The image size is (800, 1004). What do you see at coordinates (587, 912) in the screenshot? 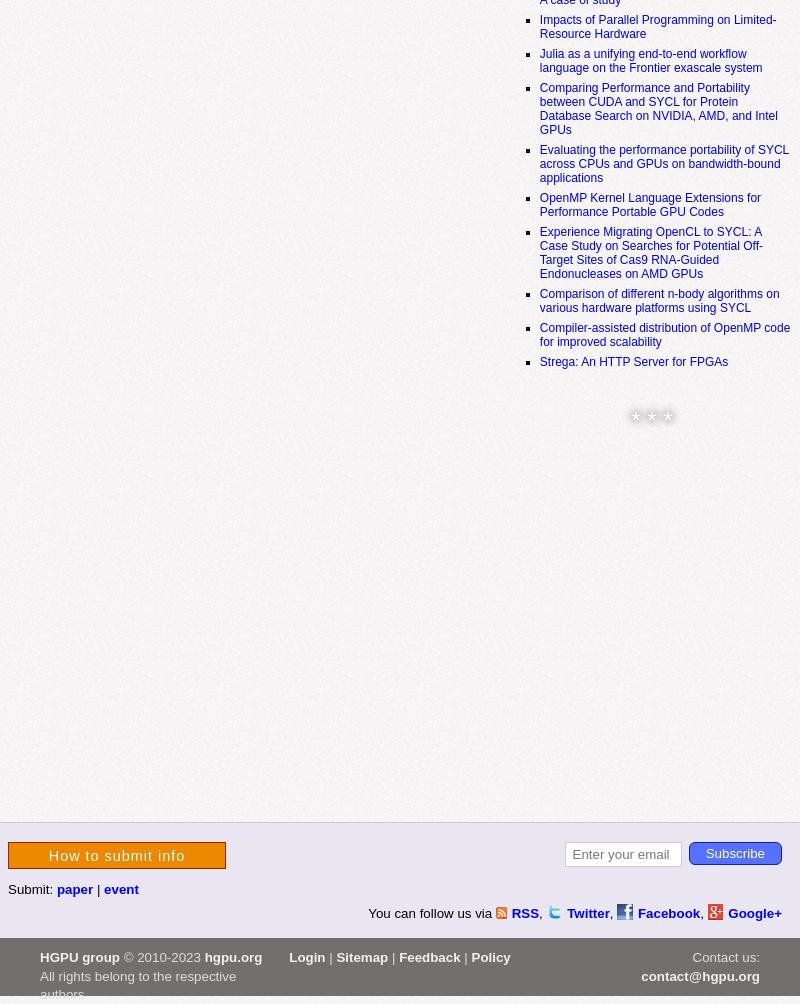
I see `'Twitter'` at bounding box center [587, 912].